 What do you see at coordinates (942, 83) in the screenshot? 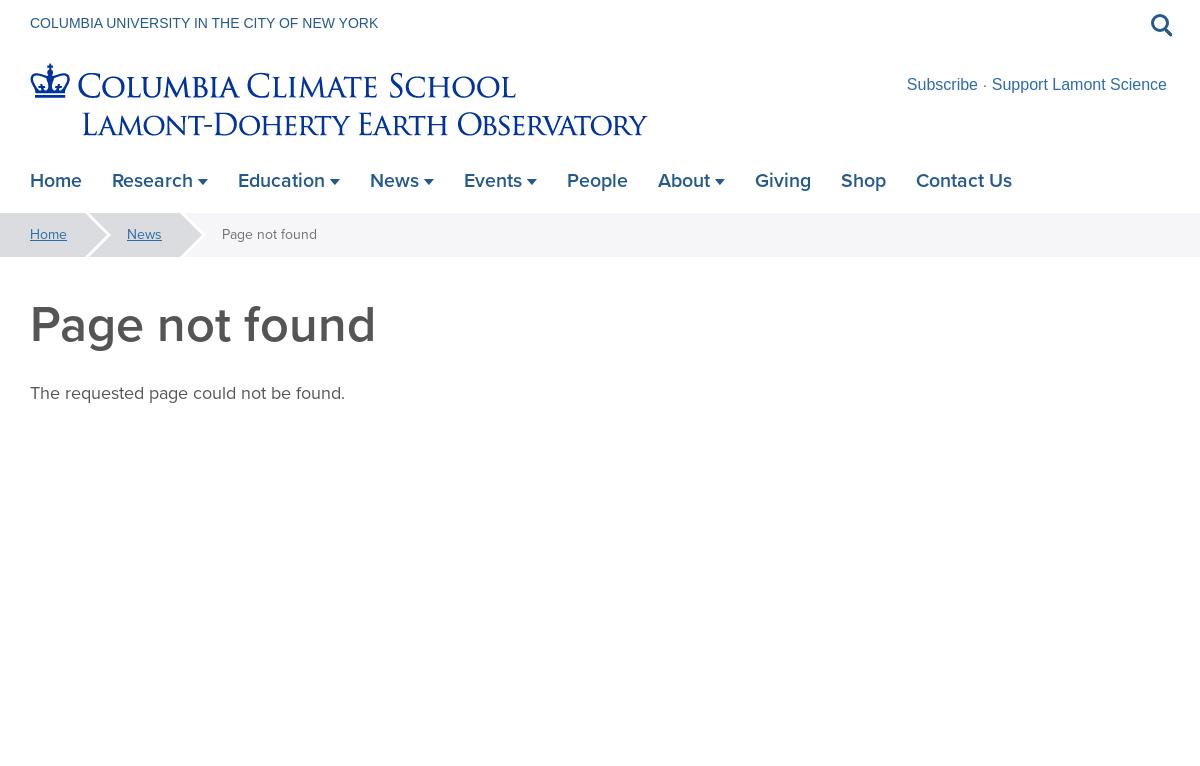
I see `'Subscribe'` at bounding box center [942, 83].